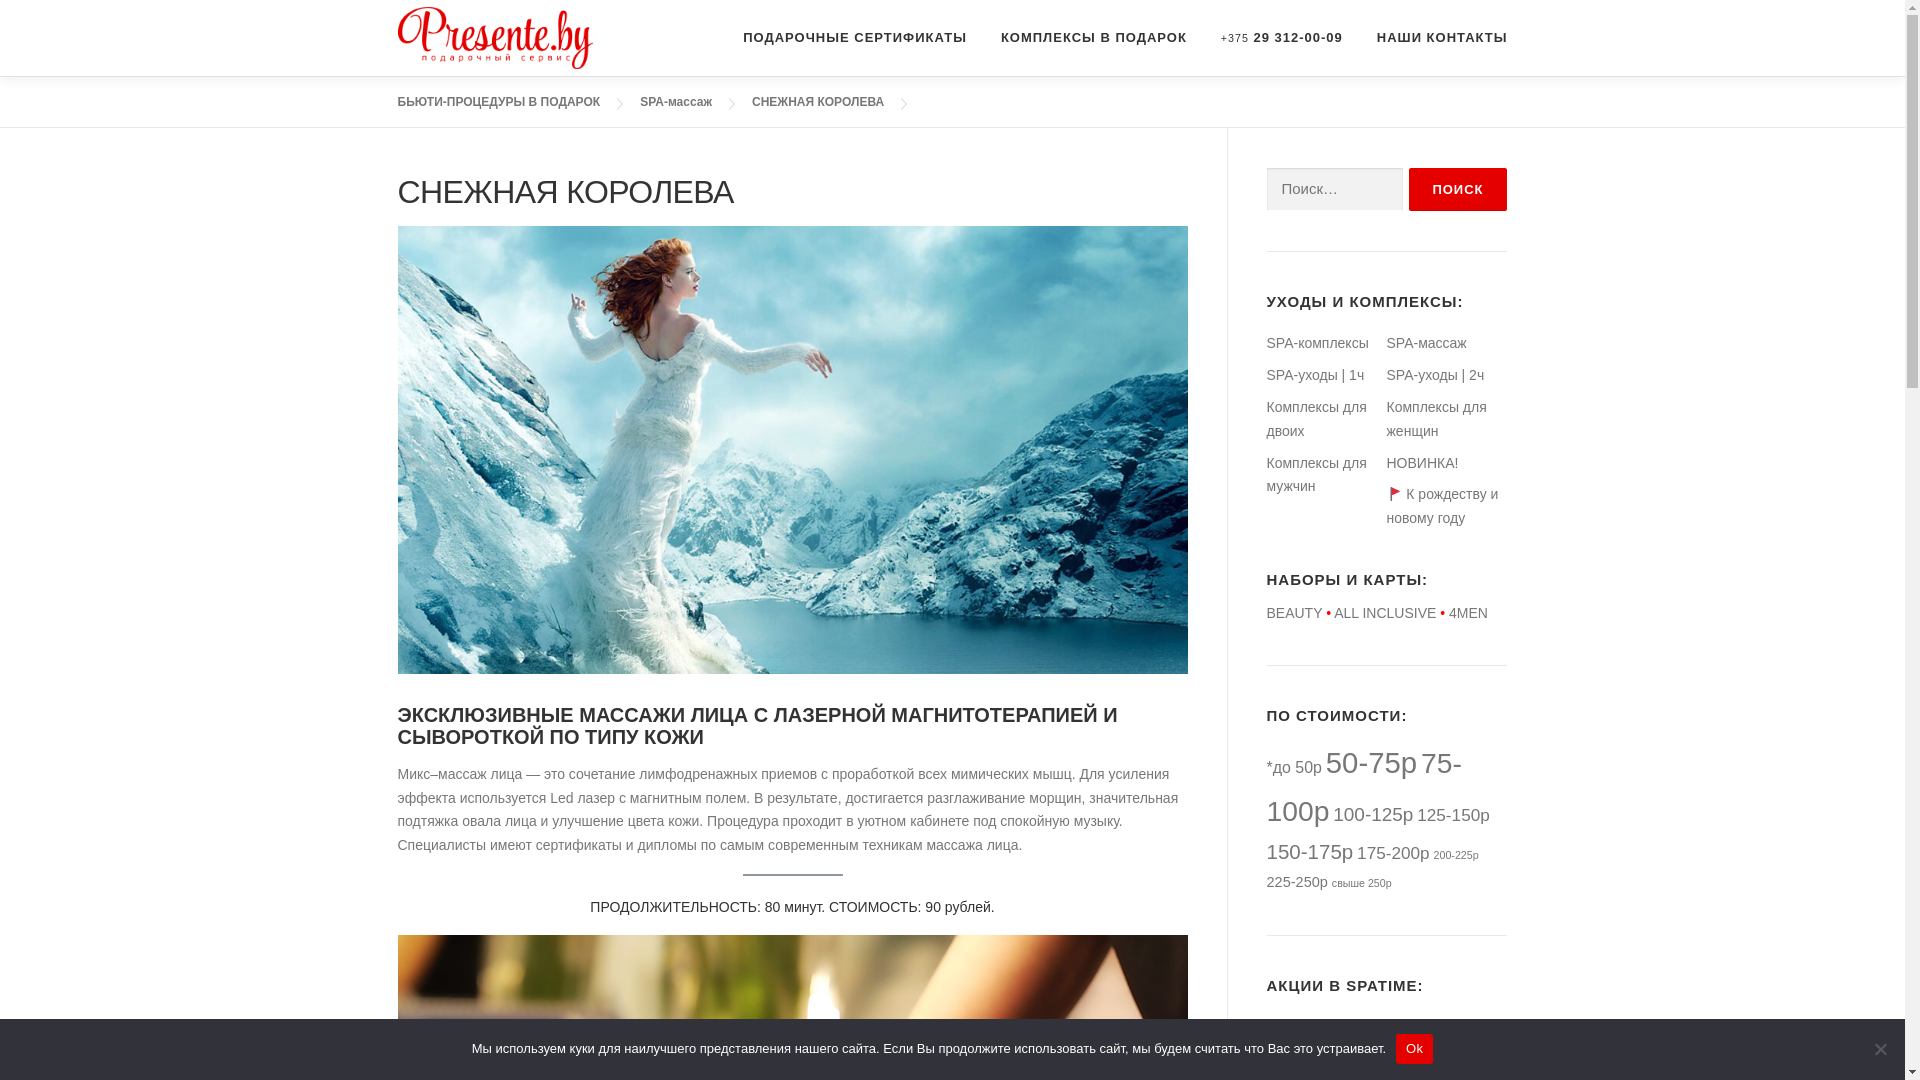 The image size is (1920, 1080). Describe the element at coordinates (1281, 38) in the screenshot. I see `'+375 29 312-00-09'` at that location.